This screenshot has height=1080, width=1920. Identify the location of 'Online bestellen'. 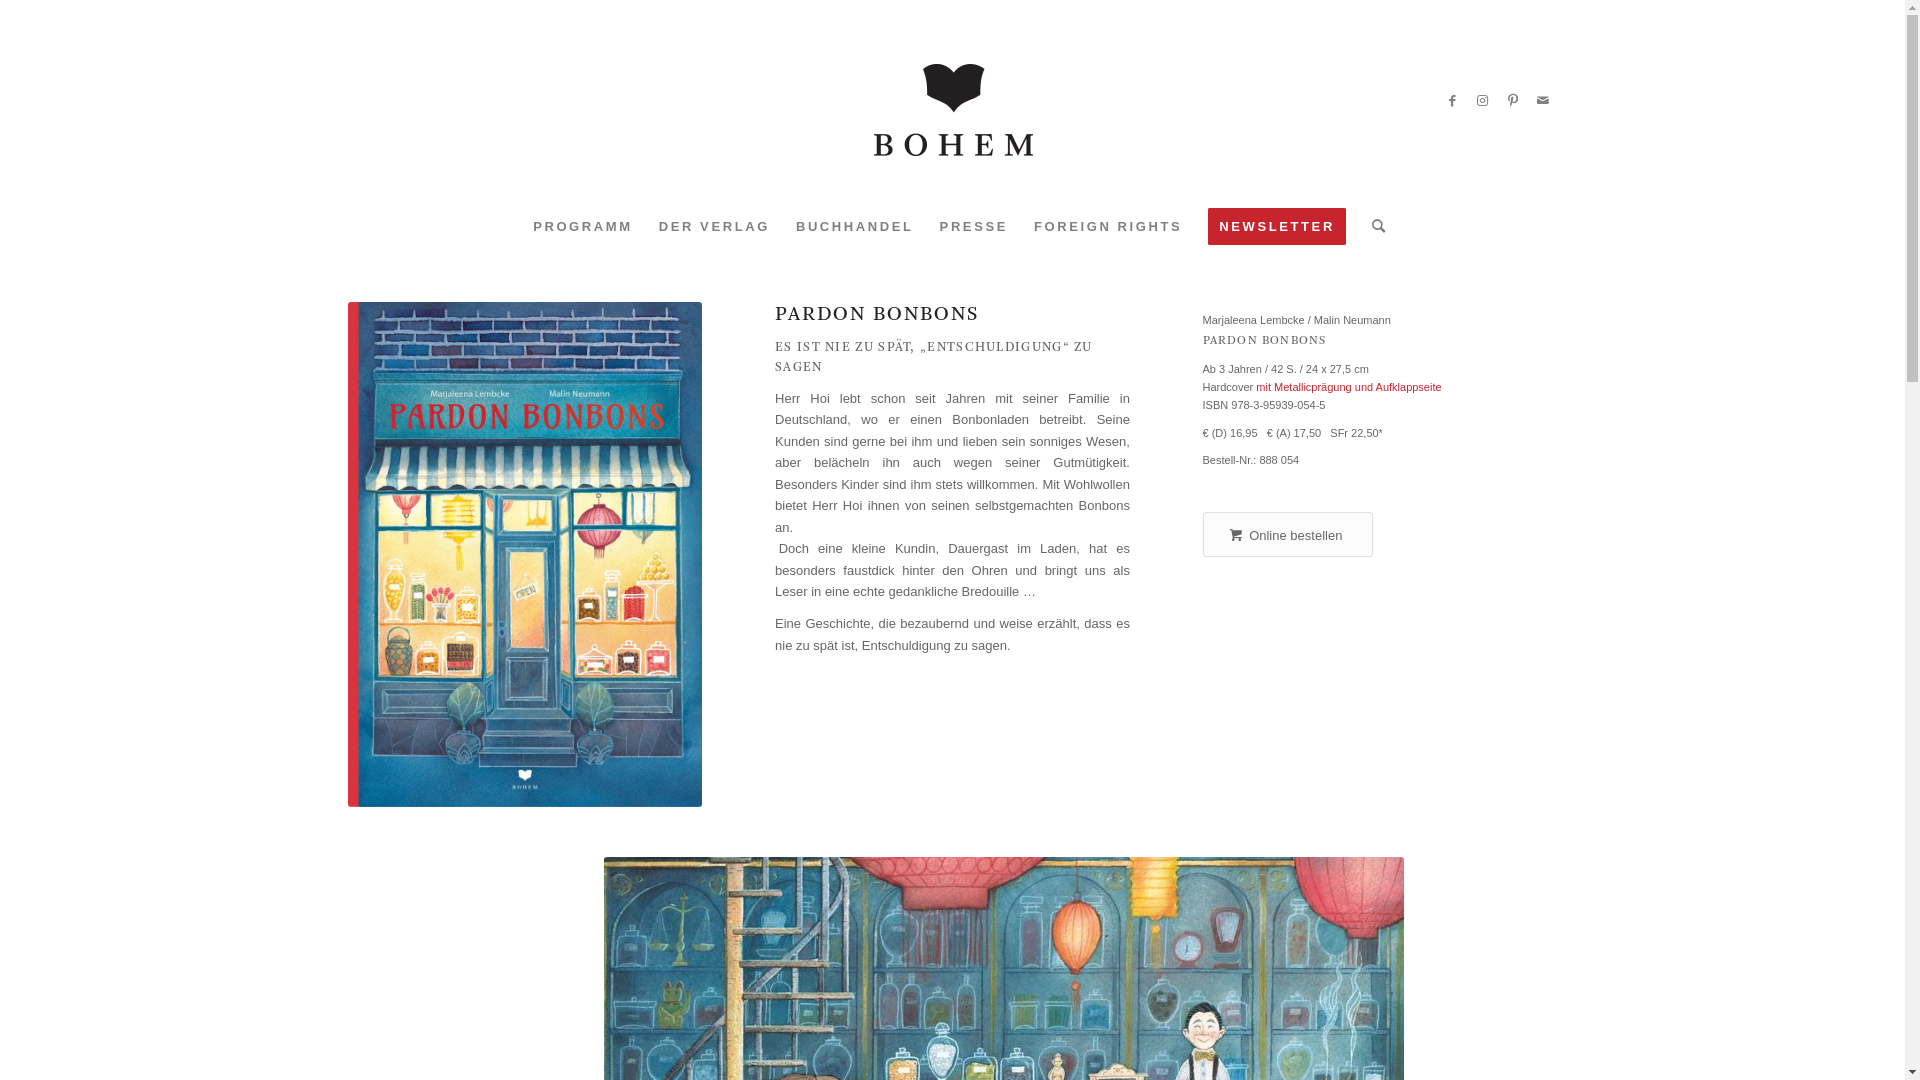
(1202, 534).